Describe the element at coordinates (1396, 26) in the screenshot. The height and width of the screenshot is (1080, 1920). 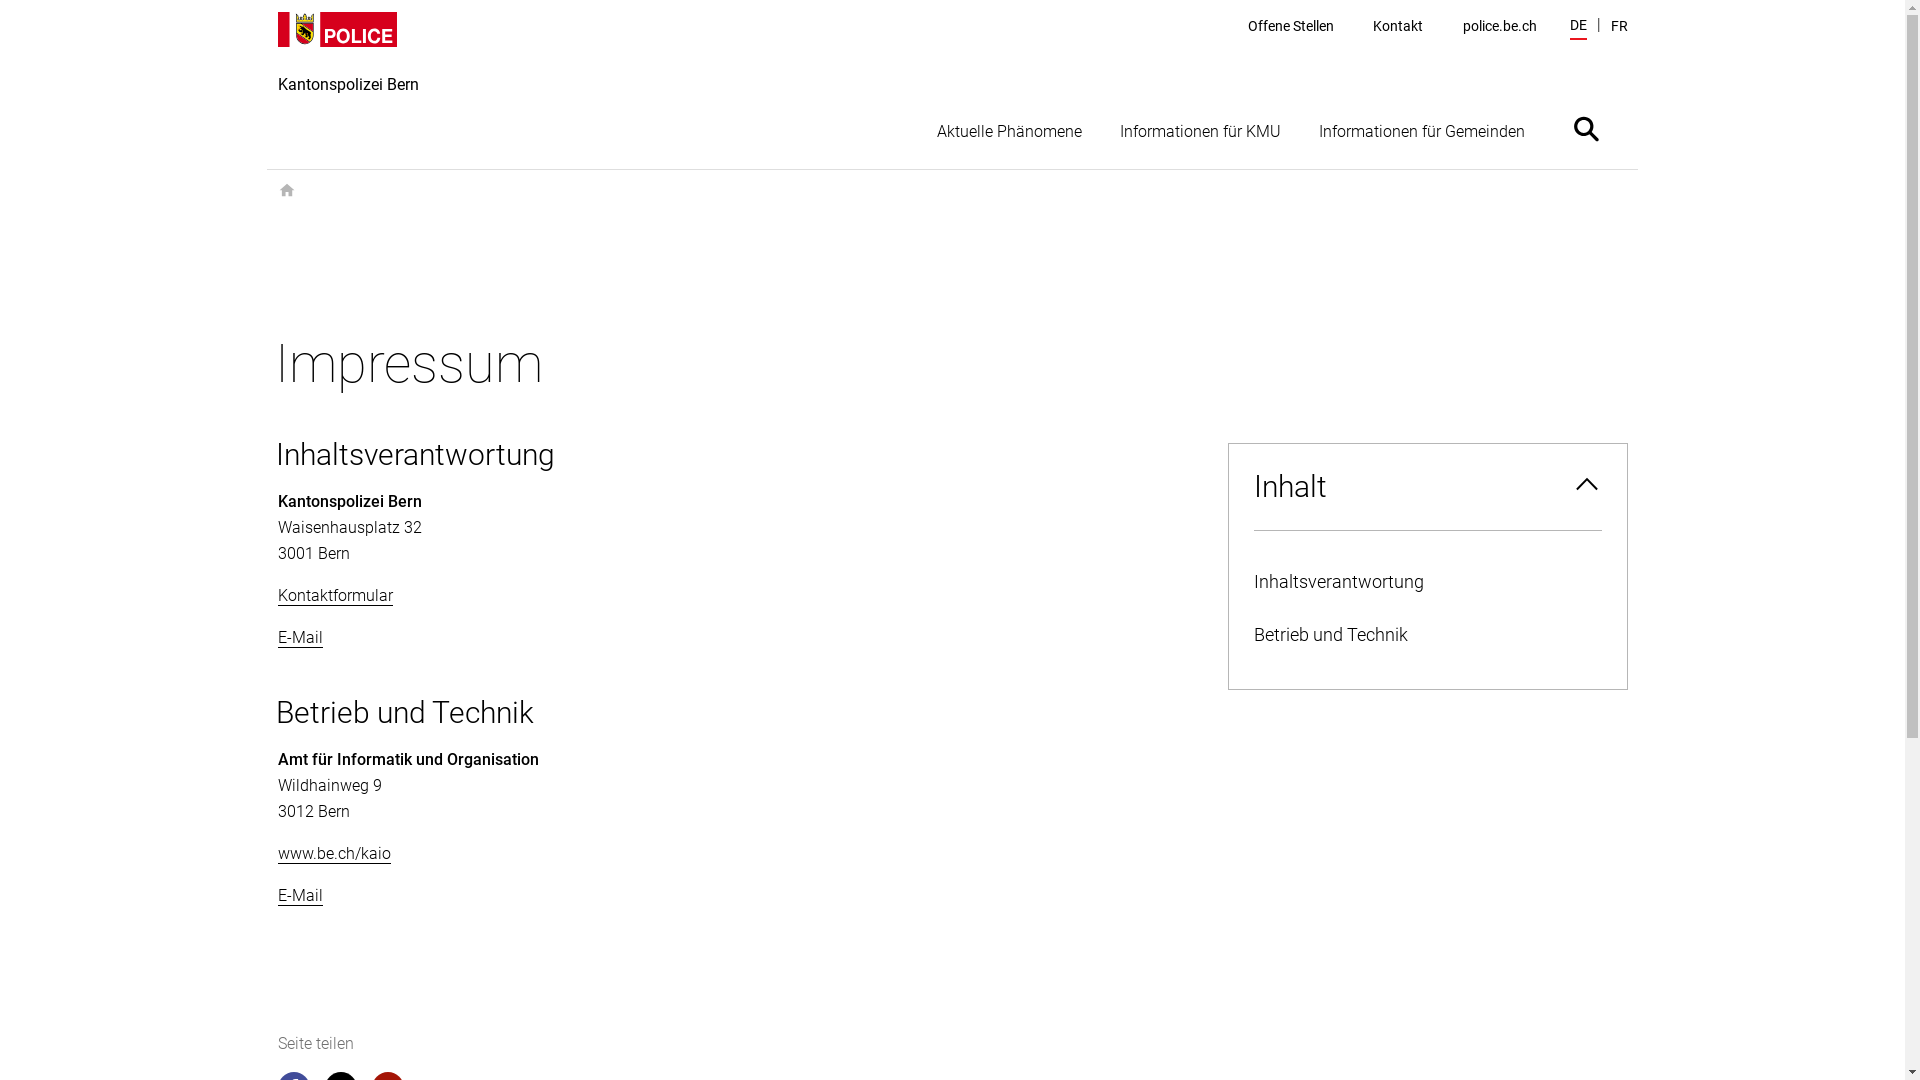
I see `'Kontakt'` at that location.